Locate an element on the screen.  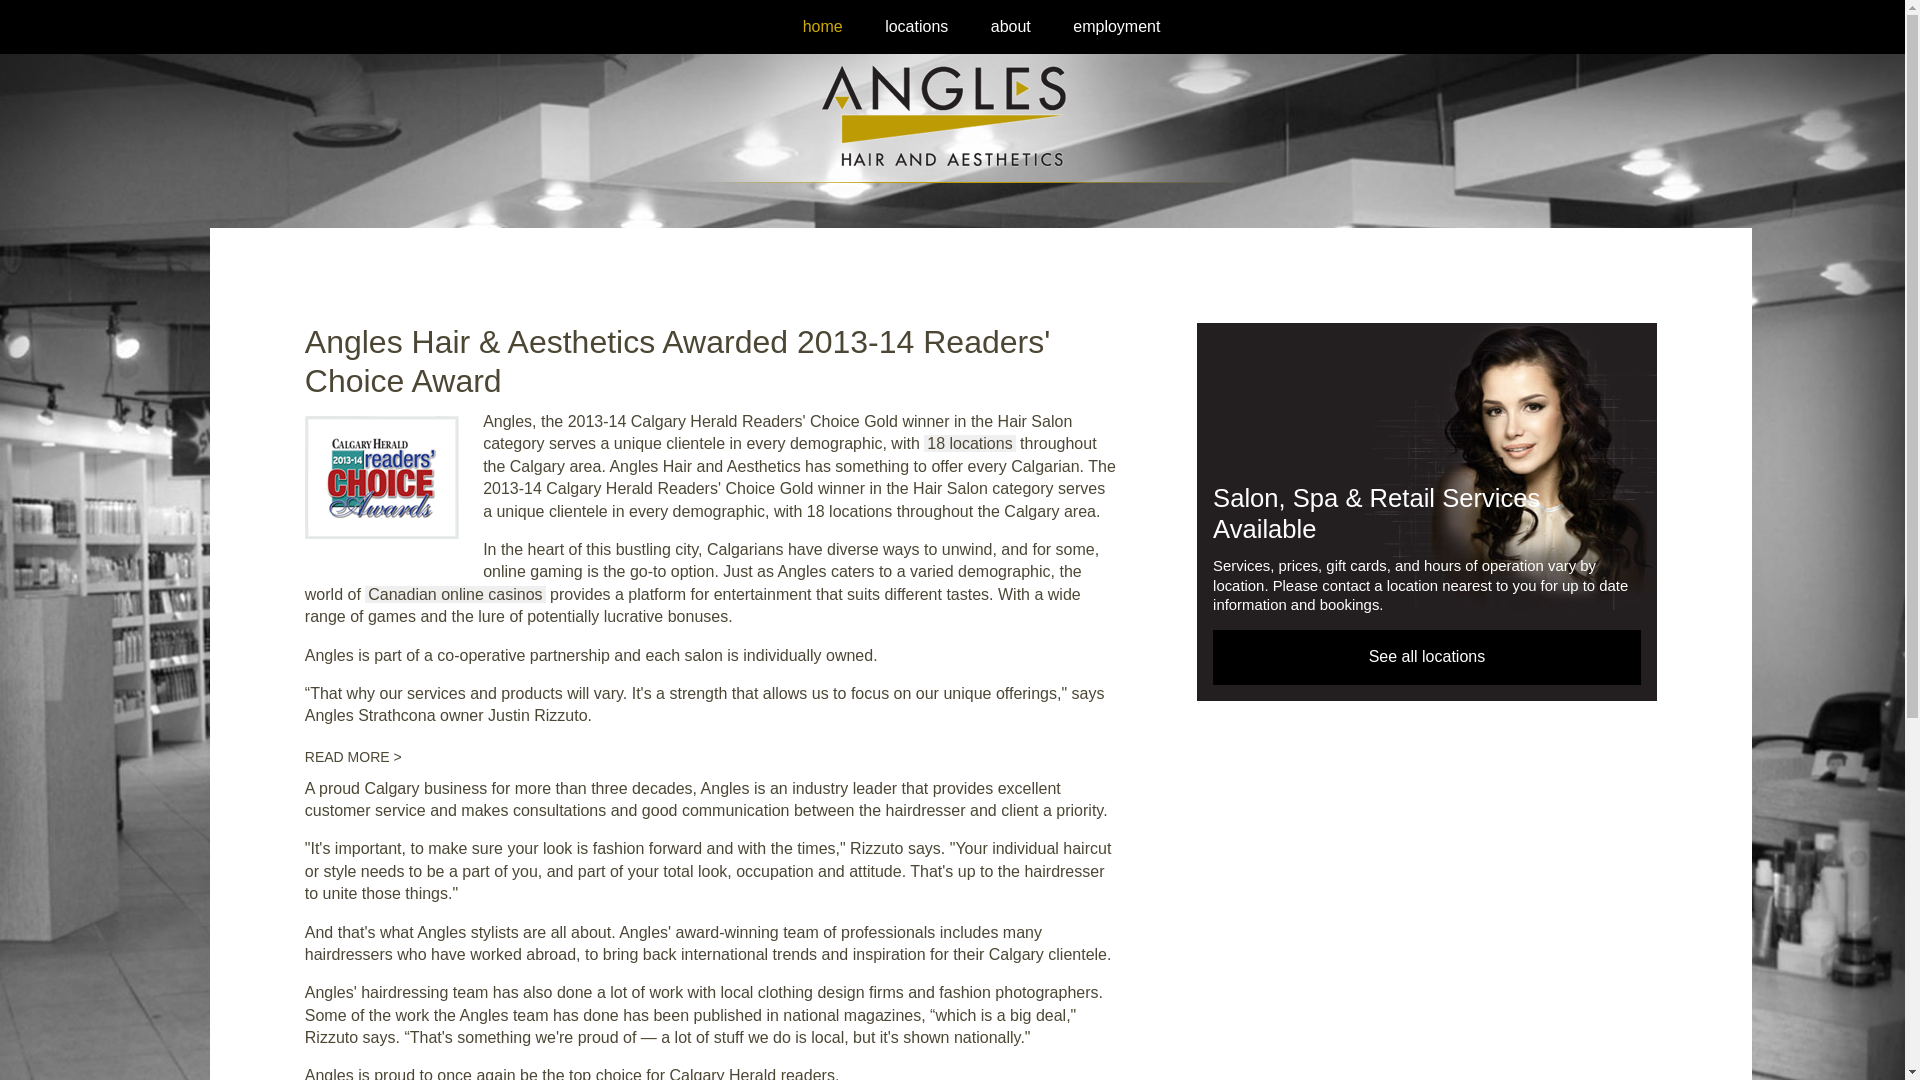
'locations' is located at coordinates (915, 26).